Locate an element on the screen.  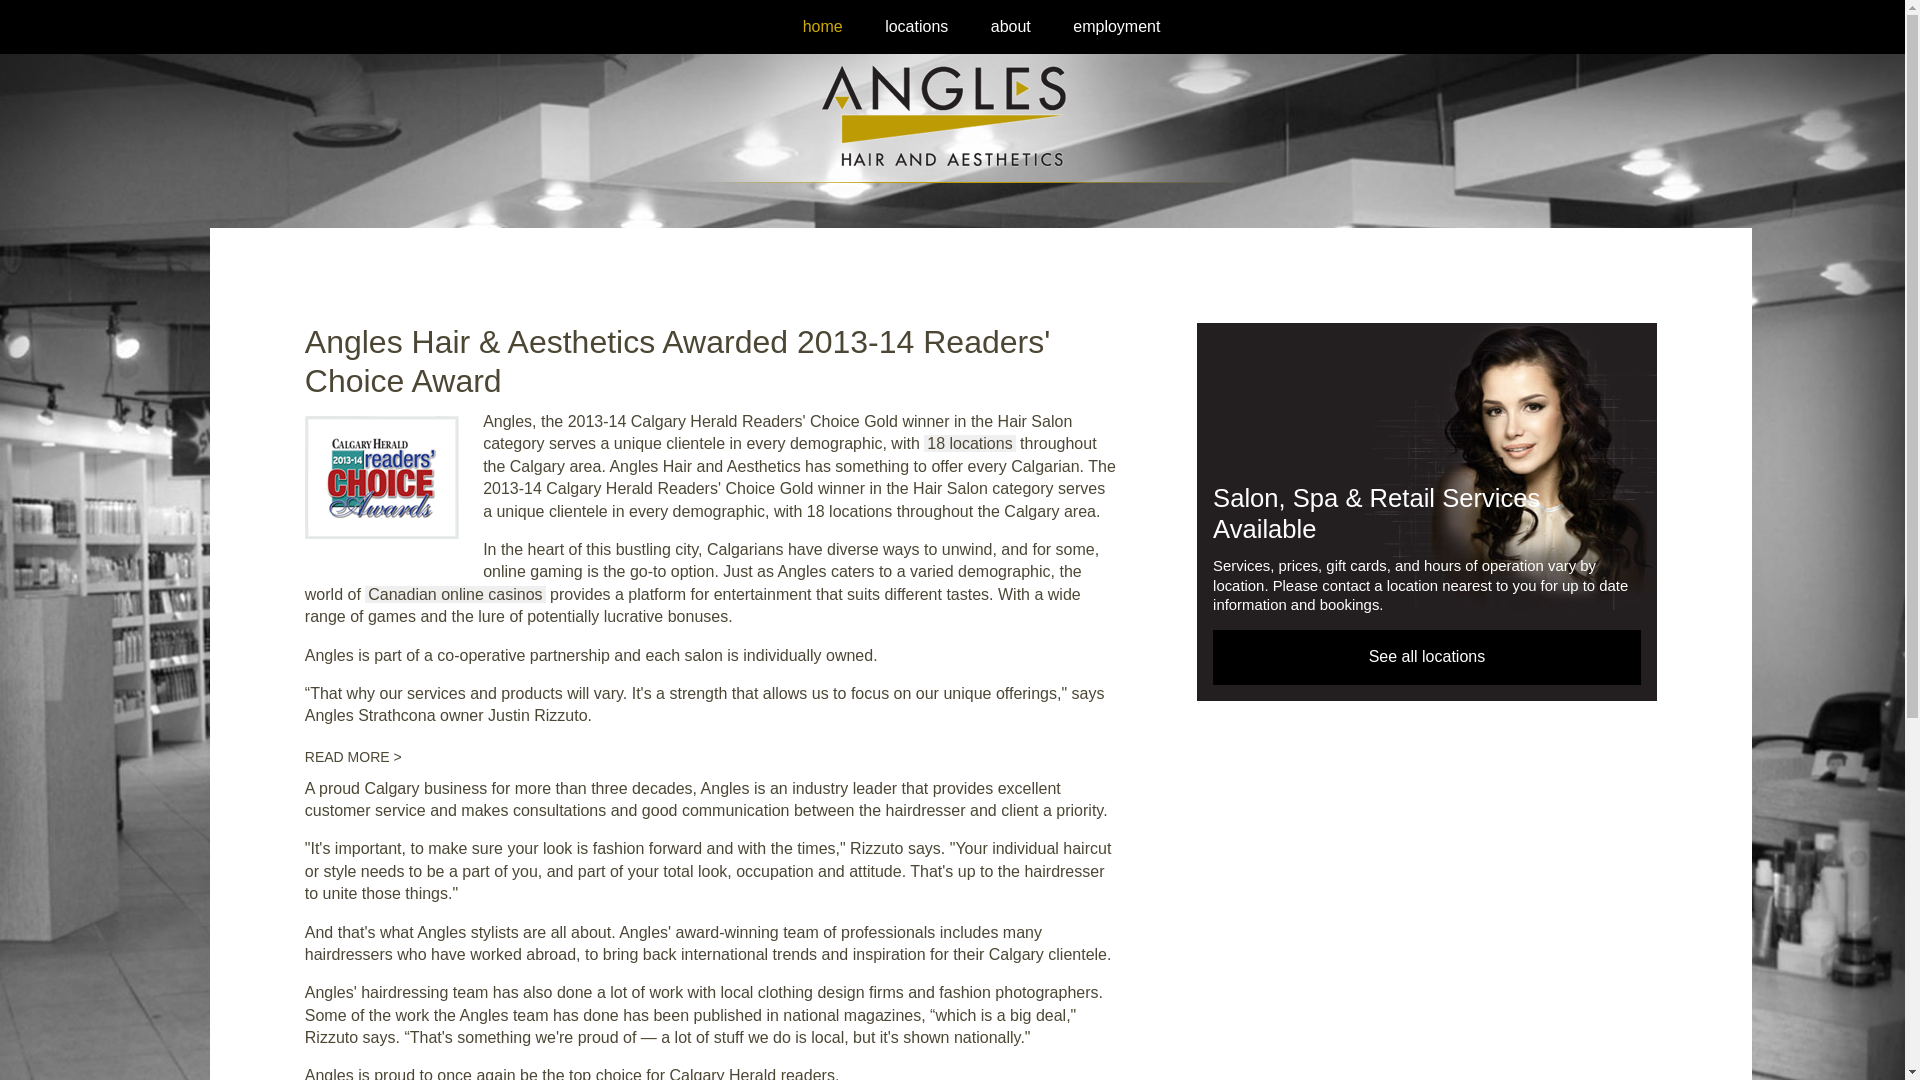
'locations' is located at coordinates (915, 26).